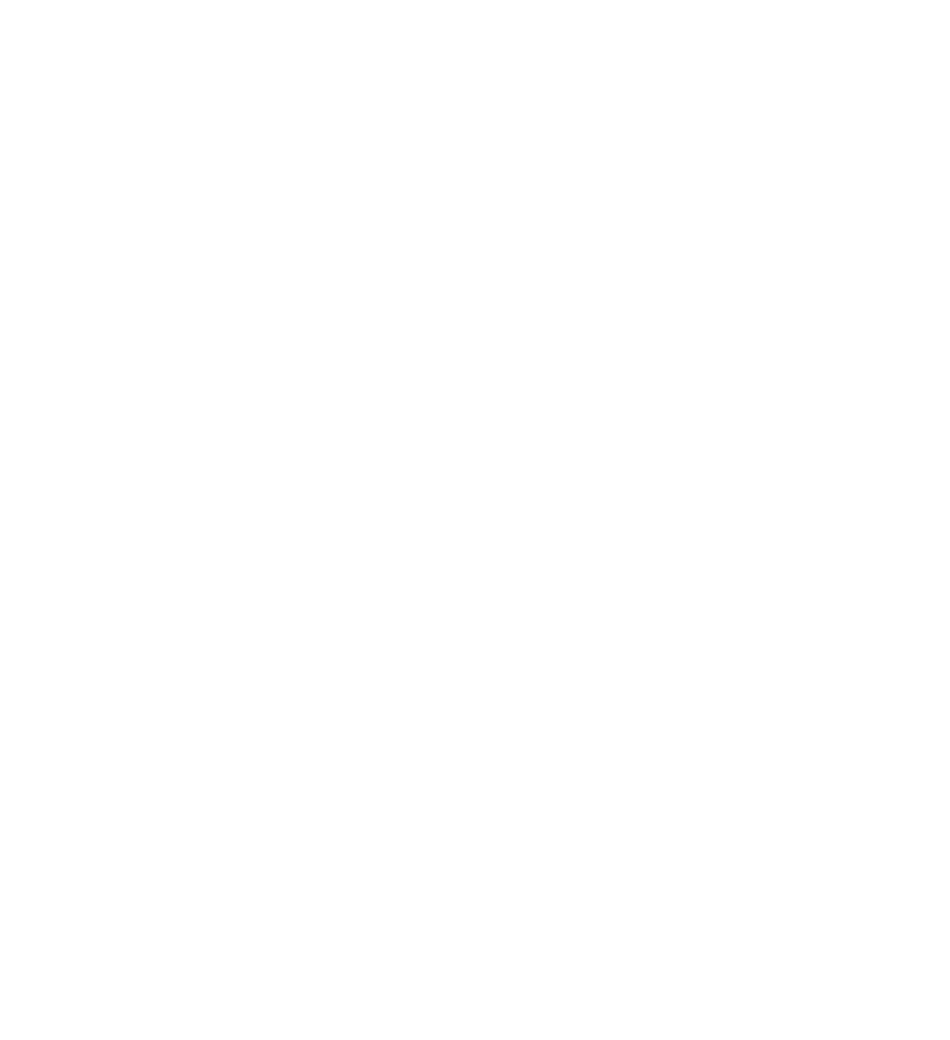  Describe the element at coordinates (466, 348) in the screenshot. I see `'Amplía tu experiencia con nosotros, ya sea profundizando tus conocimientos de coctelería en nuestro Greatroom o aprendiendo algo nuevo con el Manchester United.'` at that location.